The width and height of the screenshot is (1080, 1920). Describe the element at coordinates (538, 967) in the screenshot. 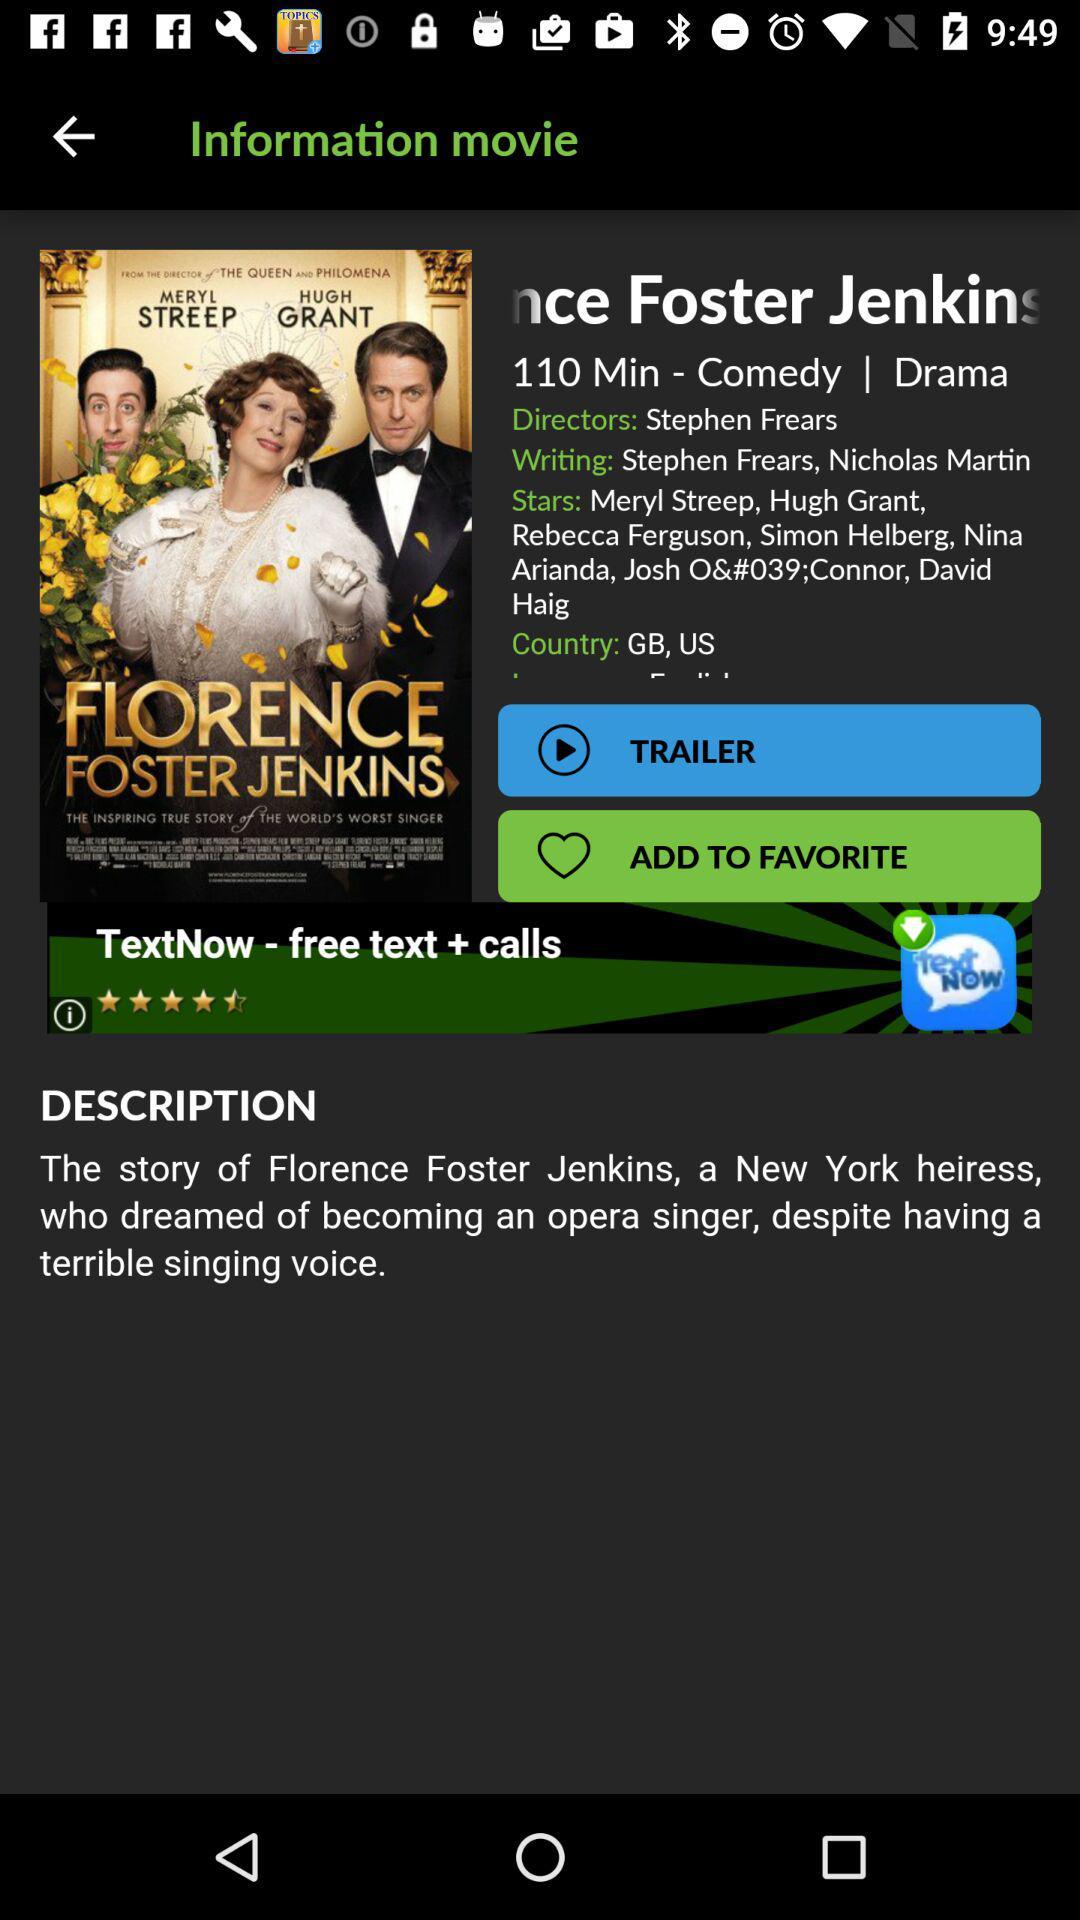

I see `advisement` at that location.